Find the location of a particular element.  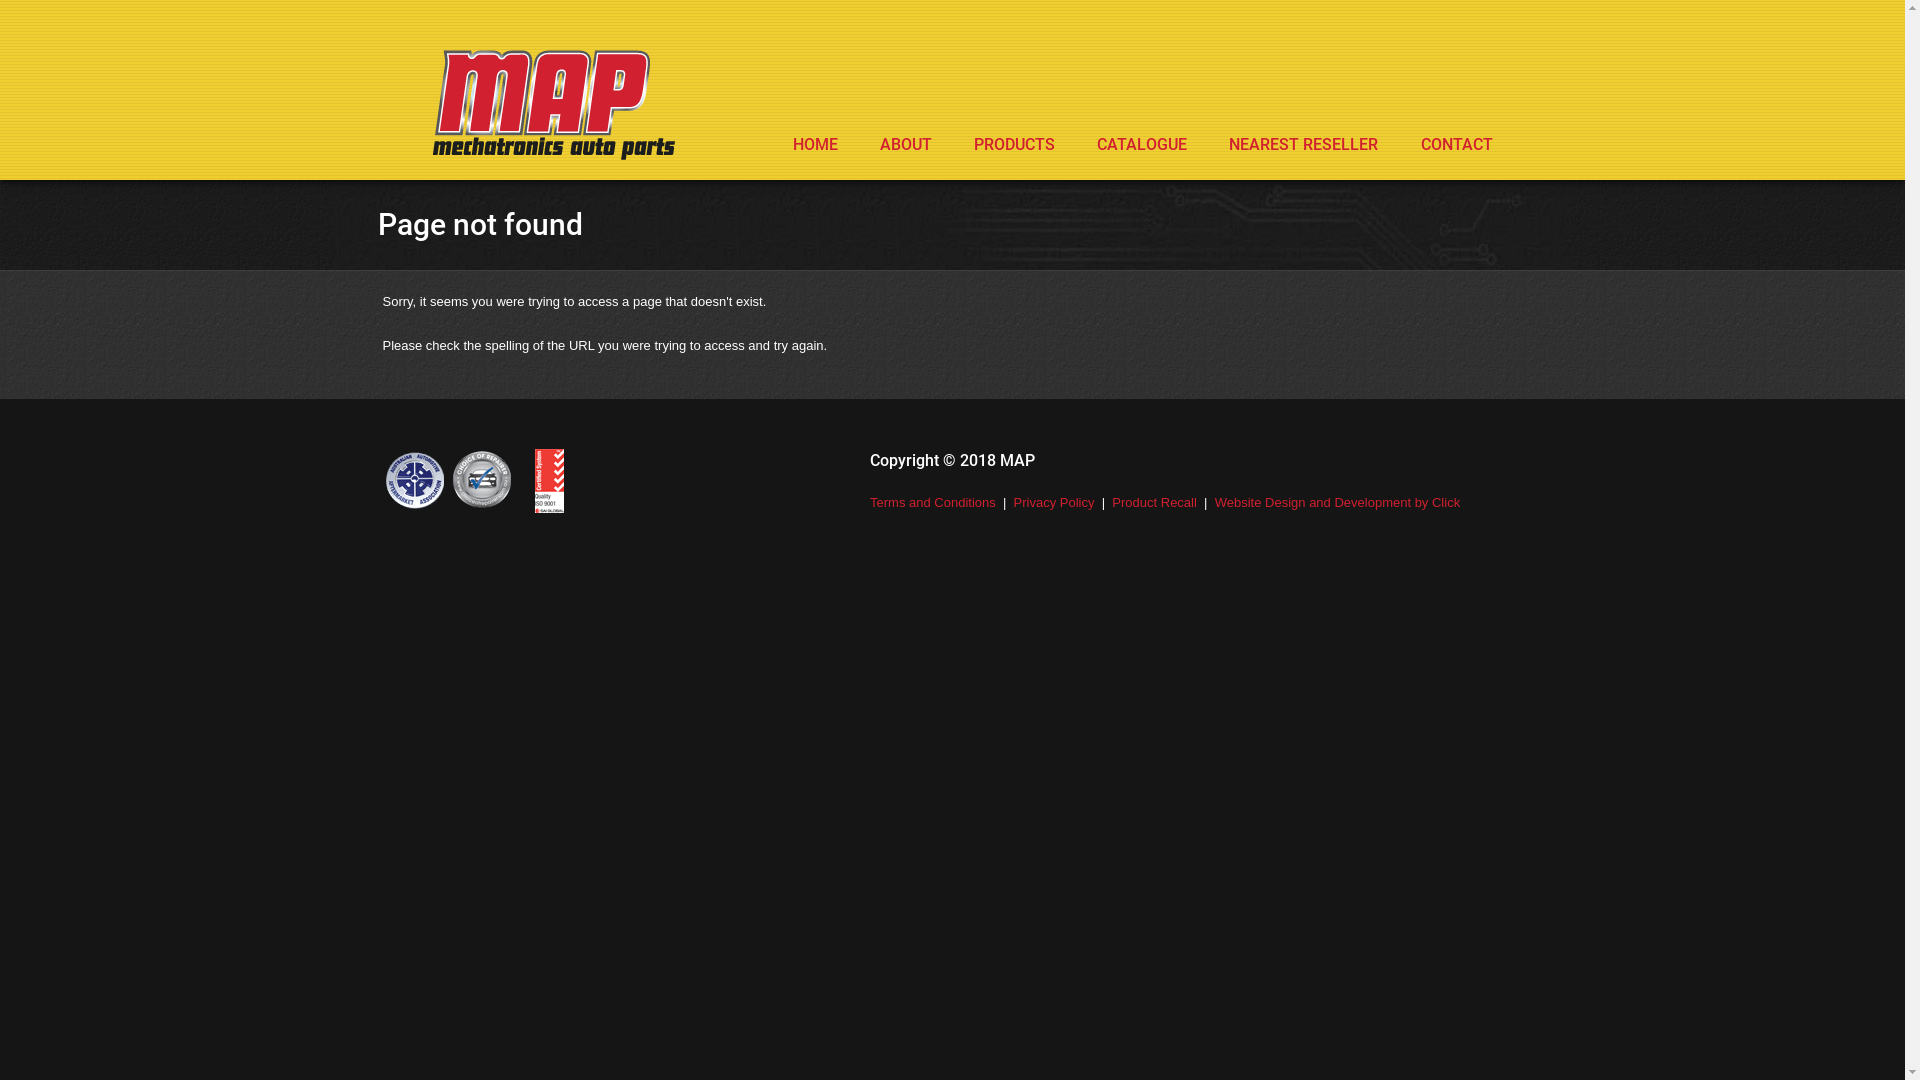

'NEAREST RESELLER' is located at coordinates (1303, 144).